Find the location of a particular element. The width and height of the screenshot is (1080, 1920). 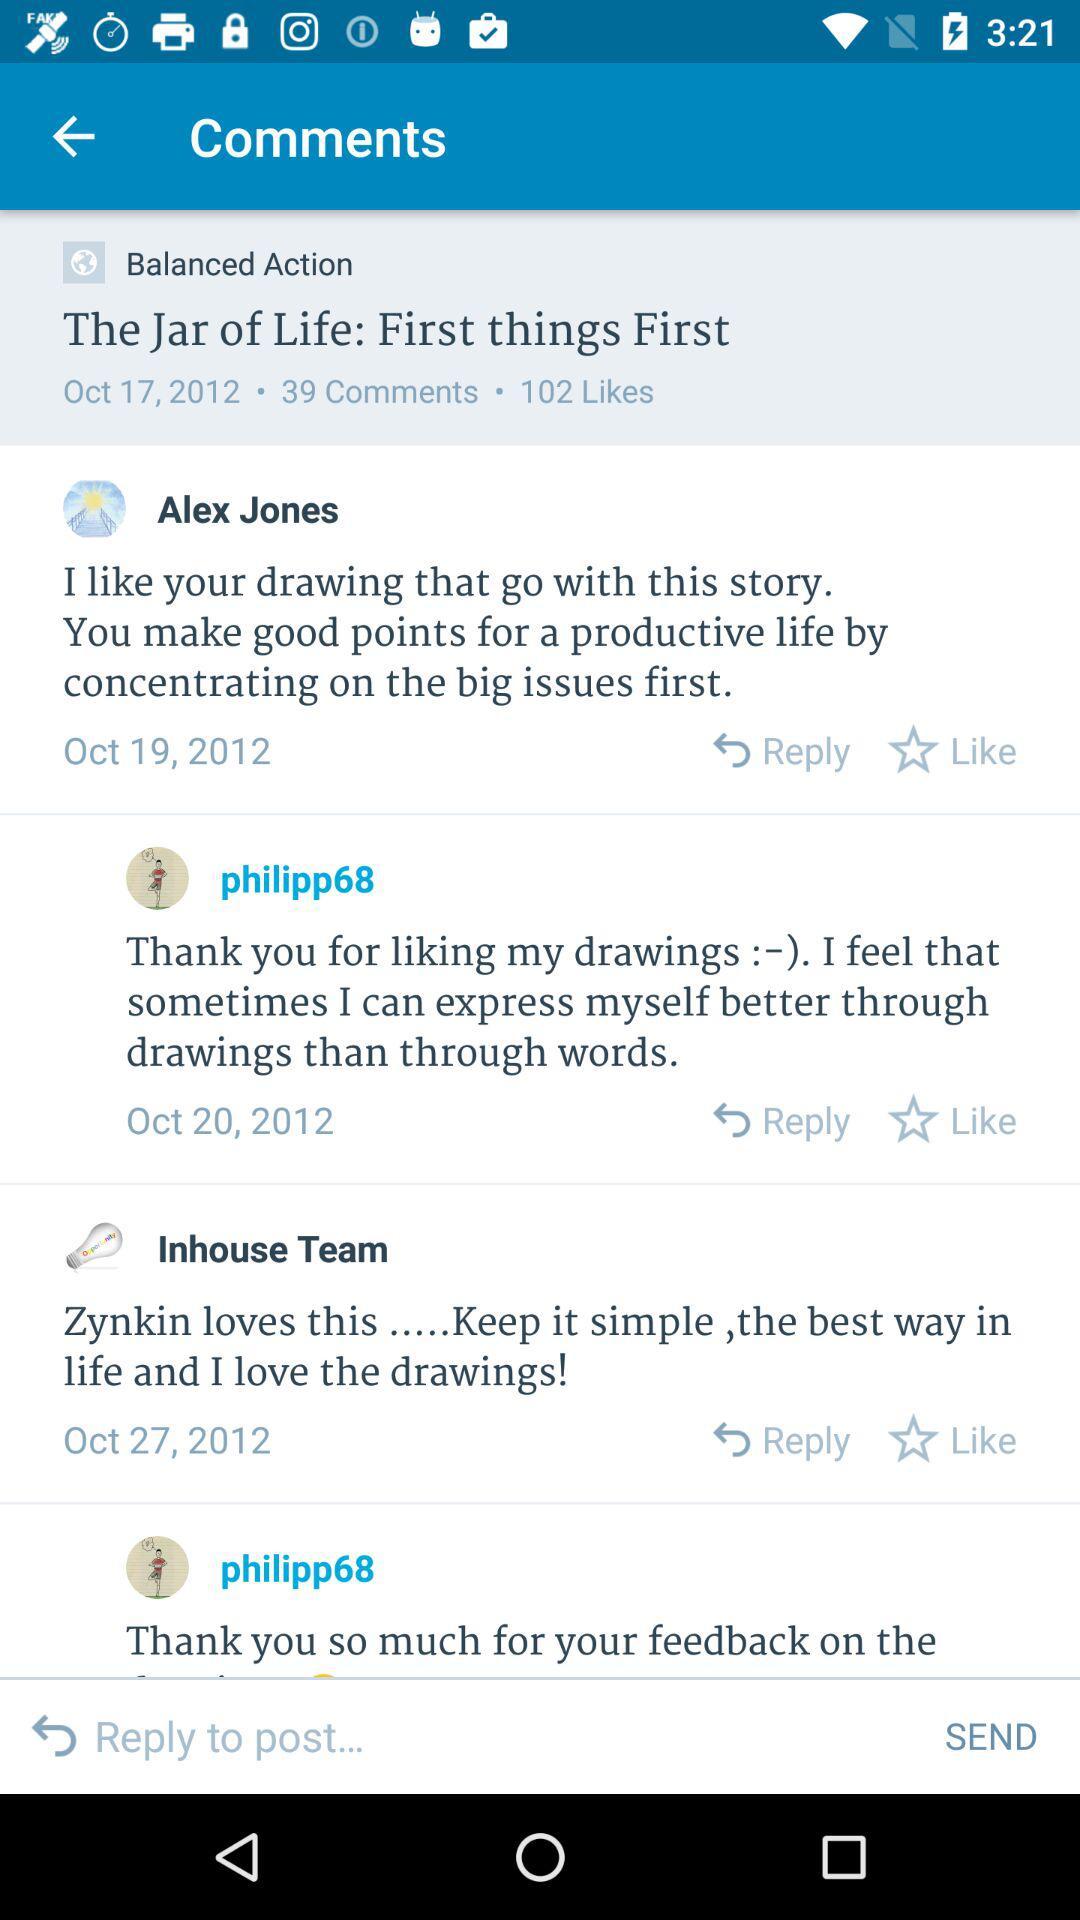

click comment is located at coordinates (94, 1247).